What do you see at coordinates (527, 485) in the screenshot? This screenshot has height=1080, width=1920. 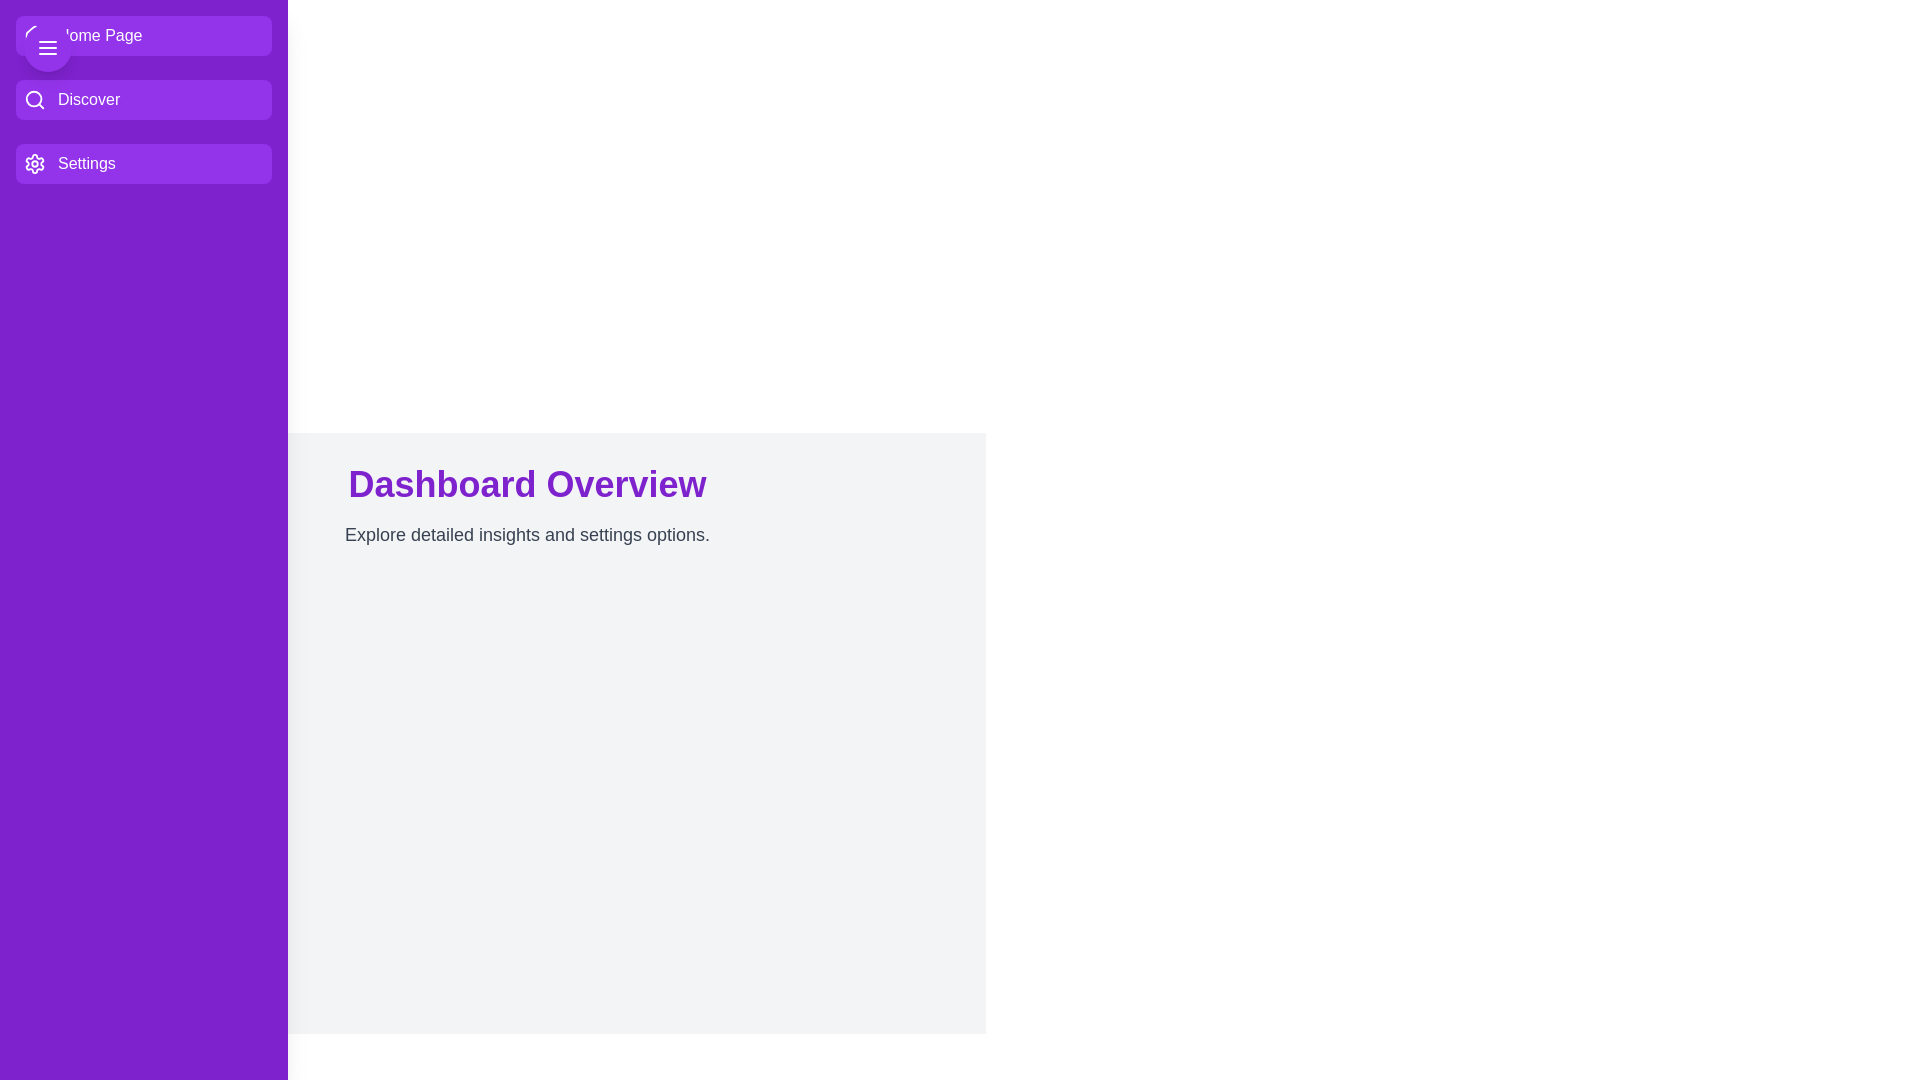 I see `the 'Dashboard Overview' text area and read its content` at bounding box center [527, 485].